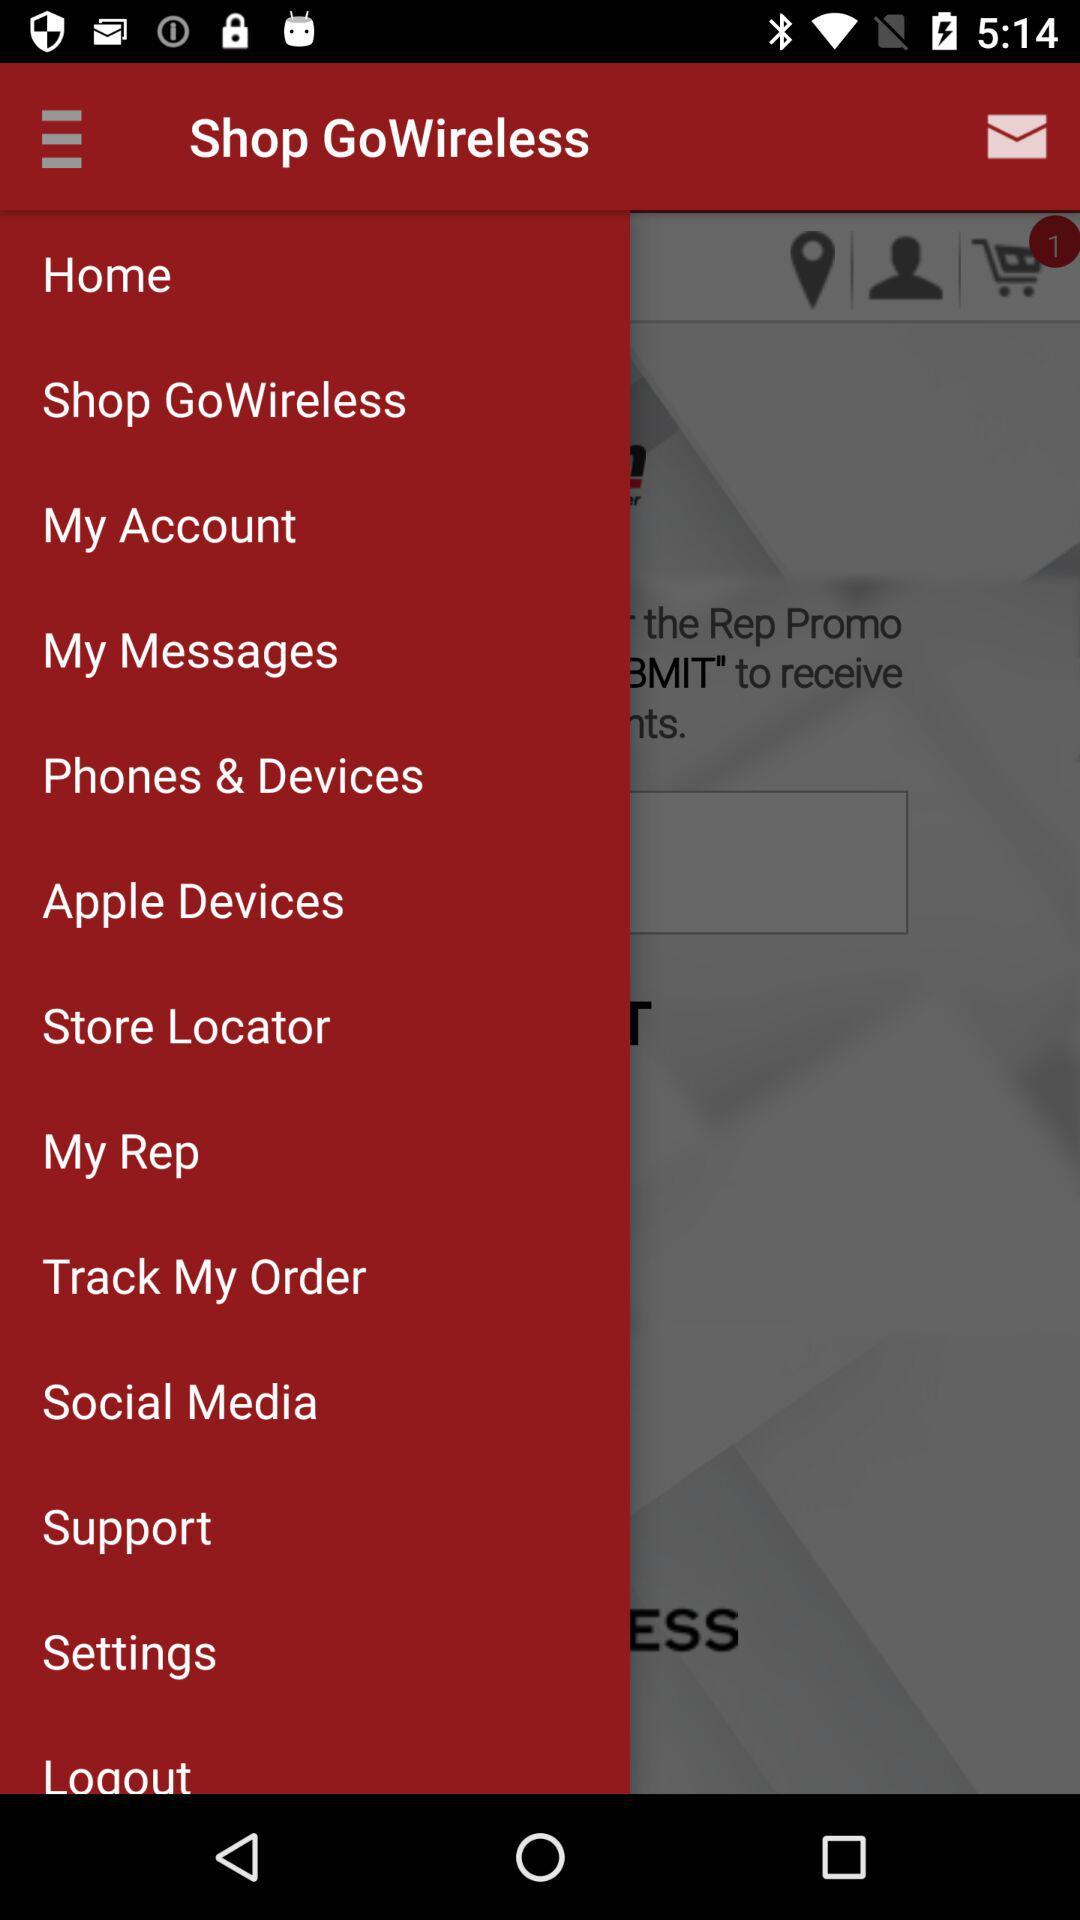 This screenshot has width=1080, height=1920. Describe the element at coordinates (72, 135) in the screenshot. I see `the item next to shop gowireless` at that location.